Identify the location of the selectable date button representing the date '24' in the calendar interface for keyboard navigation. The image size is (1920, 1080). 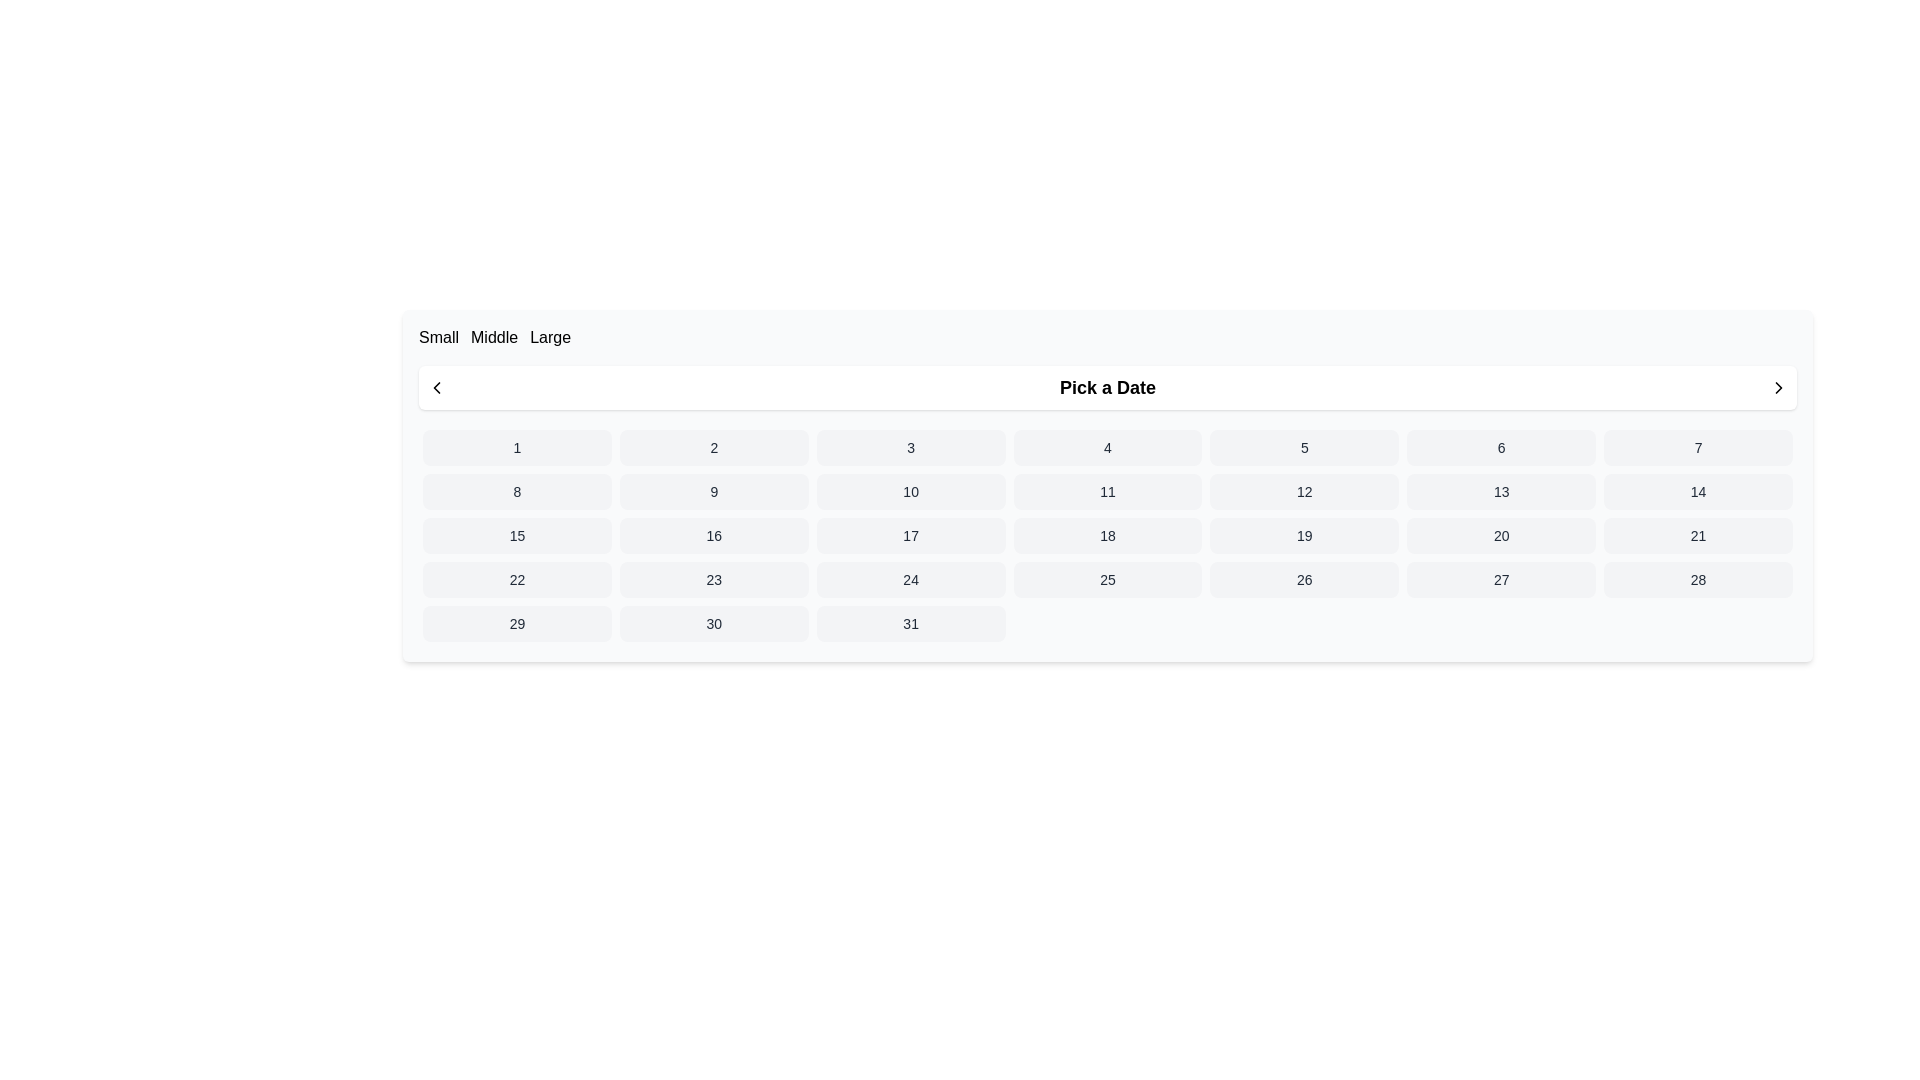
(910, 579).